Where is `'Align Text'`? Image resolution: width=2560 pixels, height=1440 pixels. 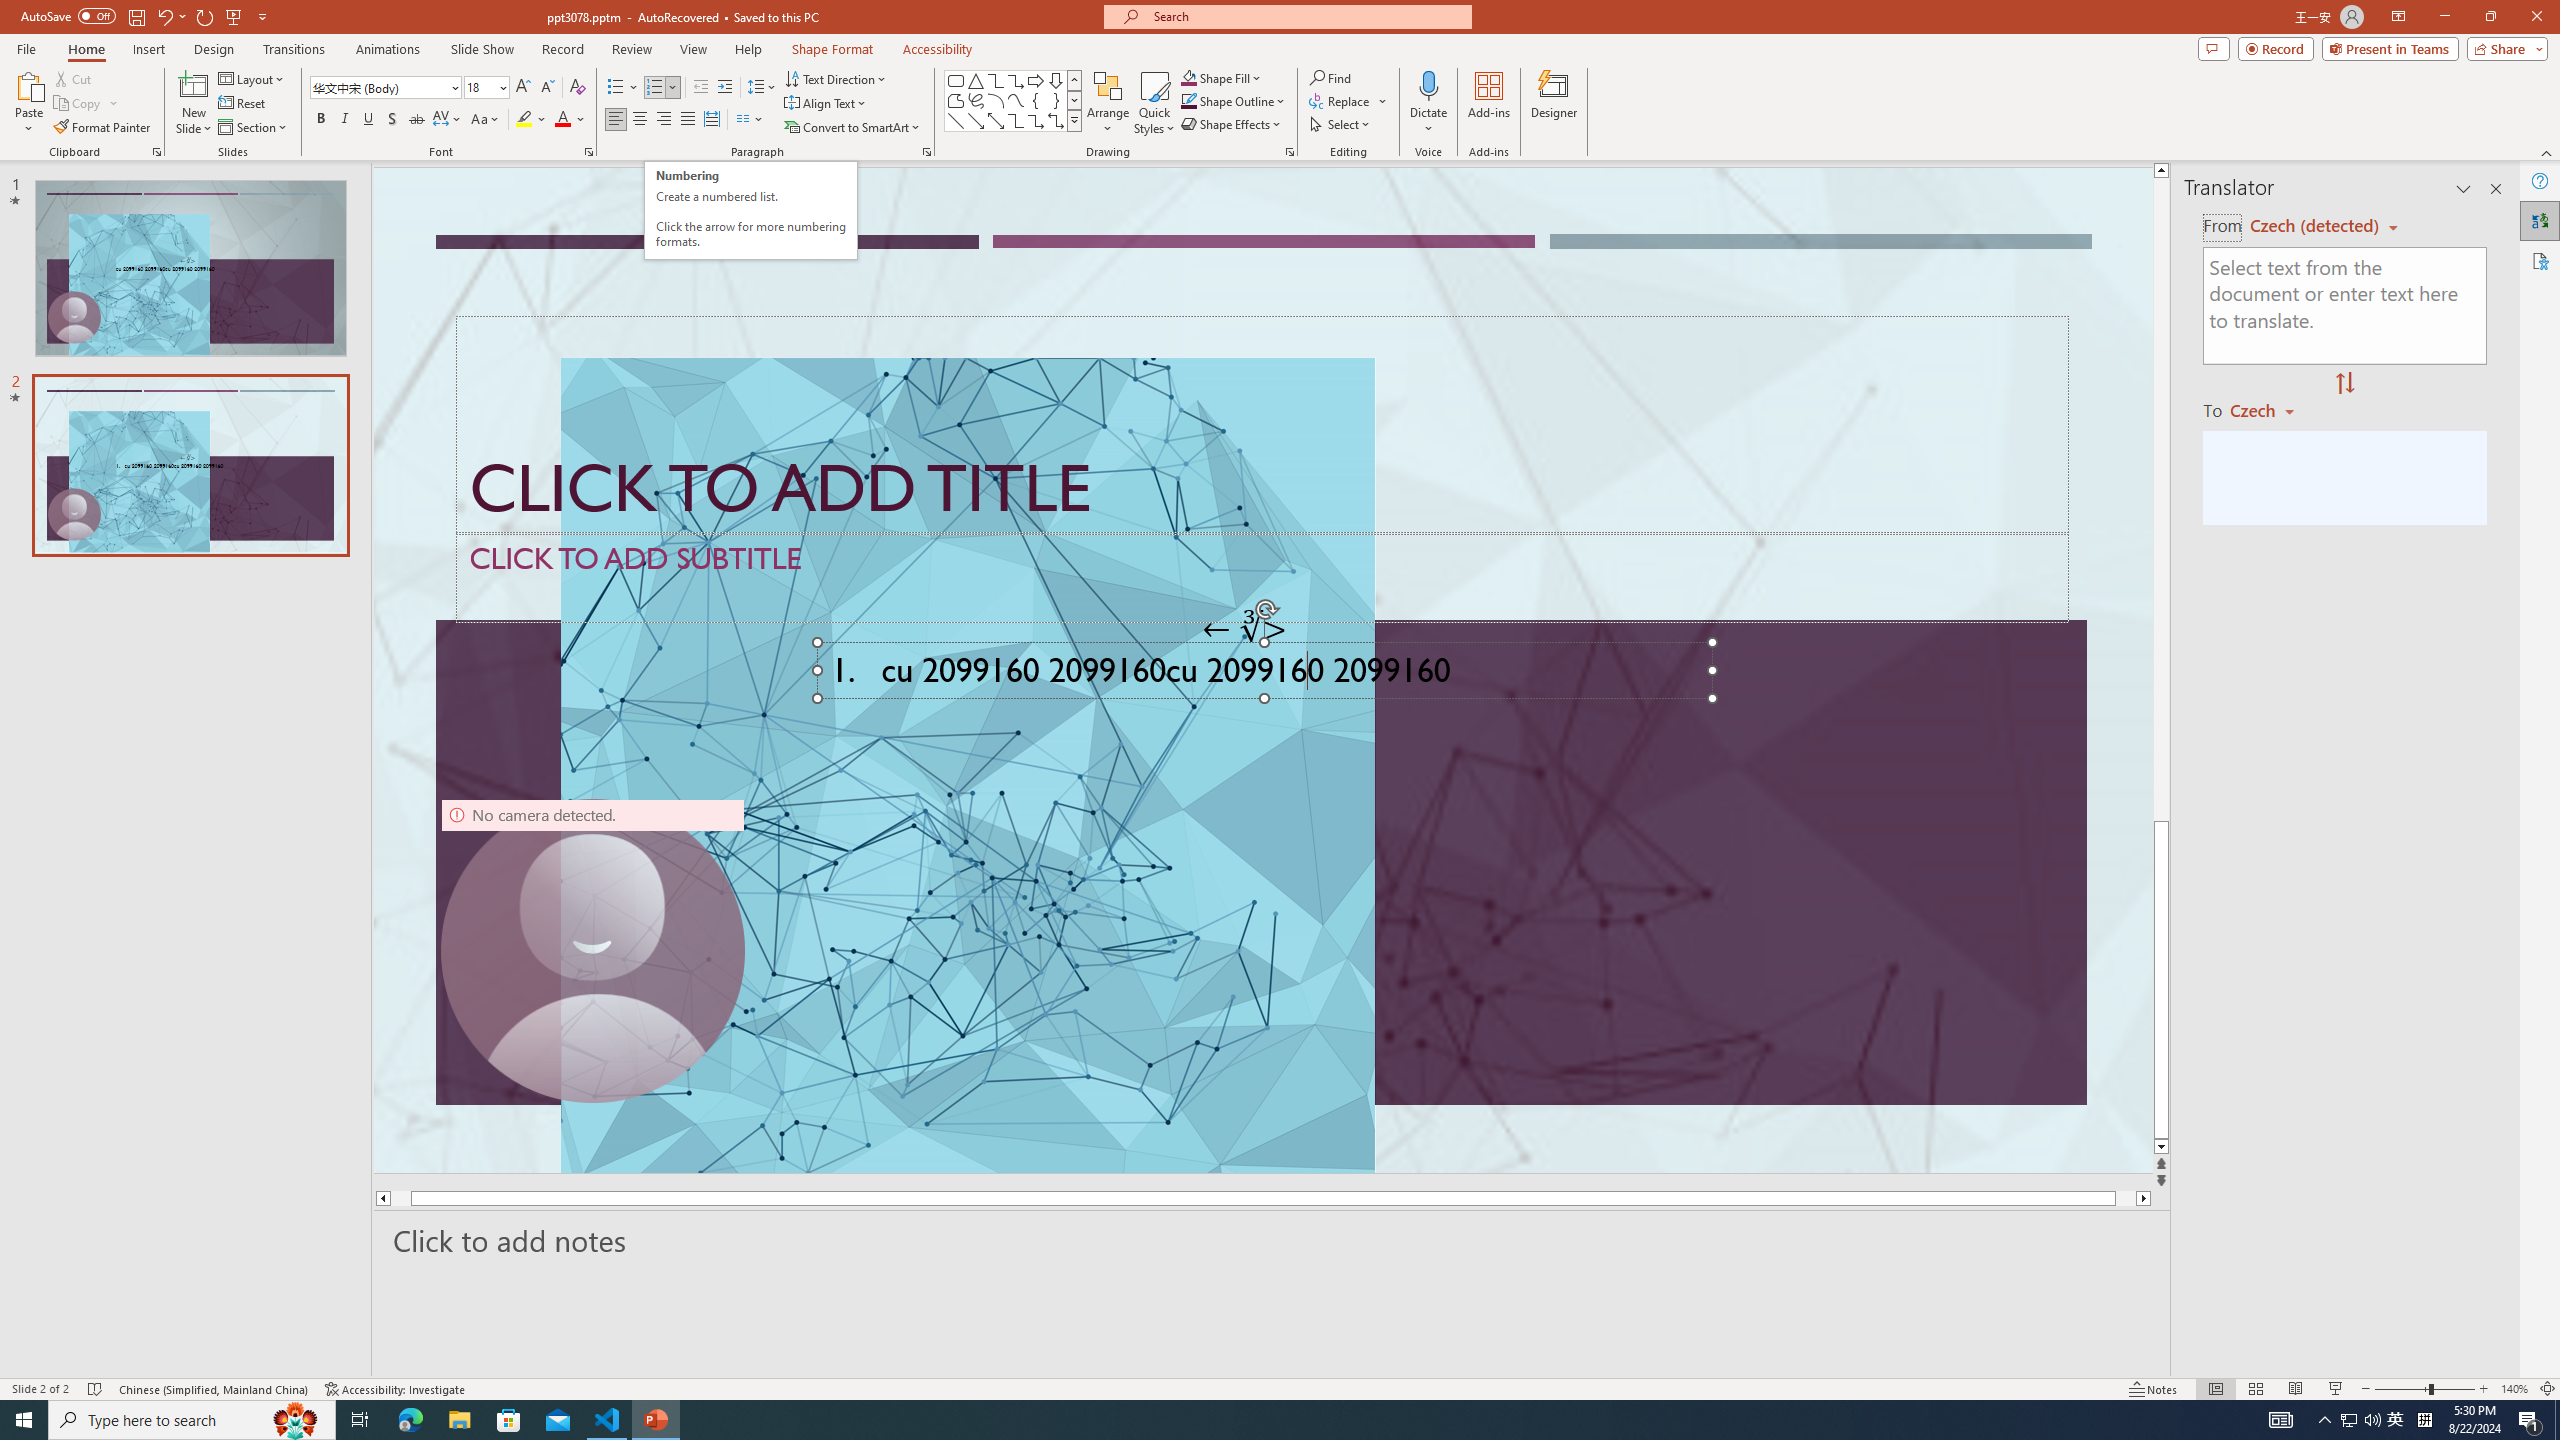
'Align Text' is located at coordinates (826, 103).